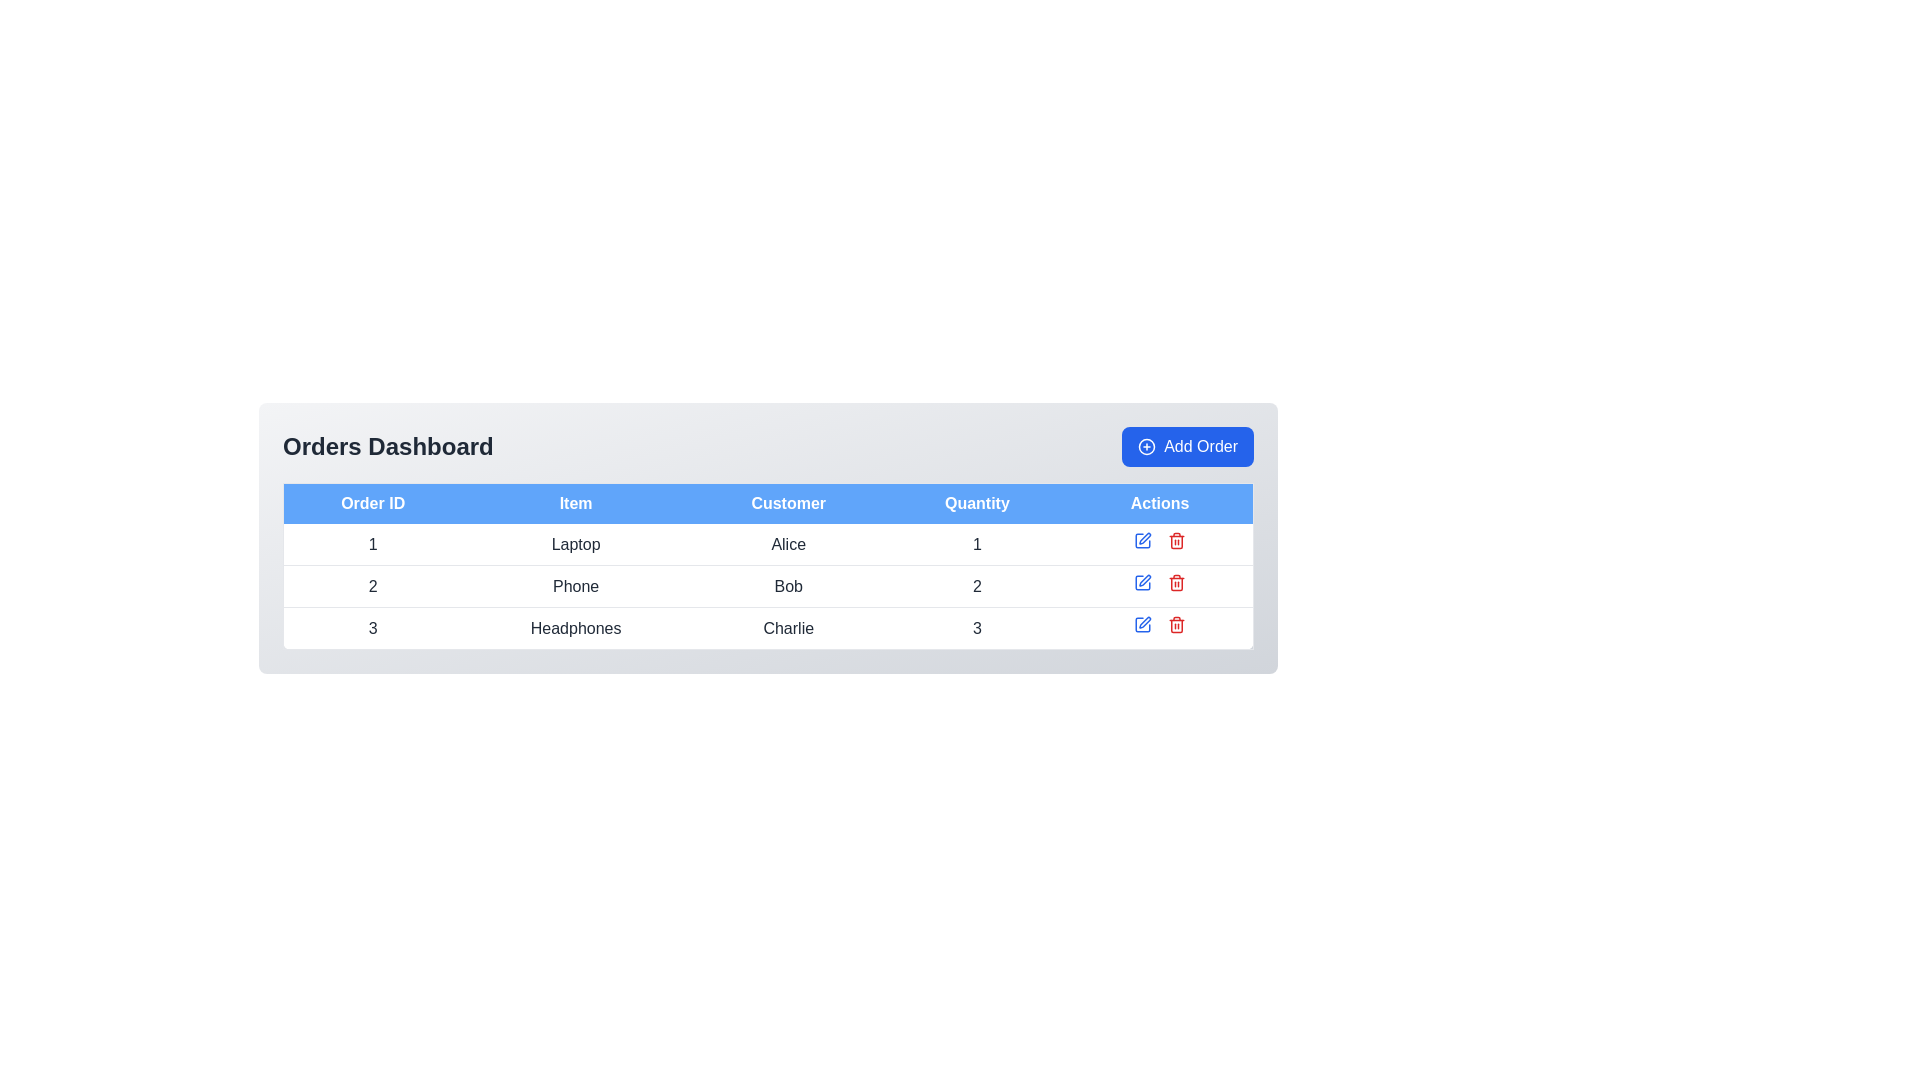 This screenshot has width=1920, height=1080. What do you see at coordinates (787, 502) in the screenshot?
I see `the 'Customer' column header in the table, which is the third header between 'Item' and 'Quantity'` at bounding box center [787, 502].